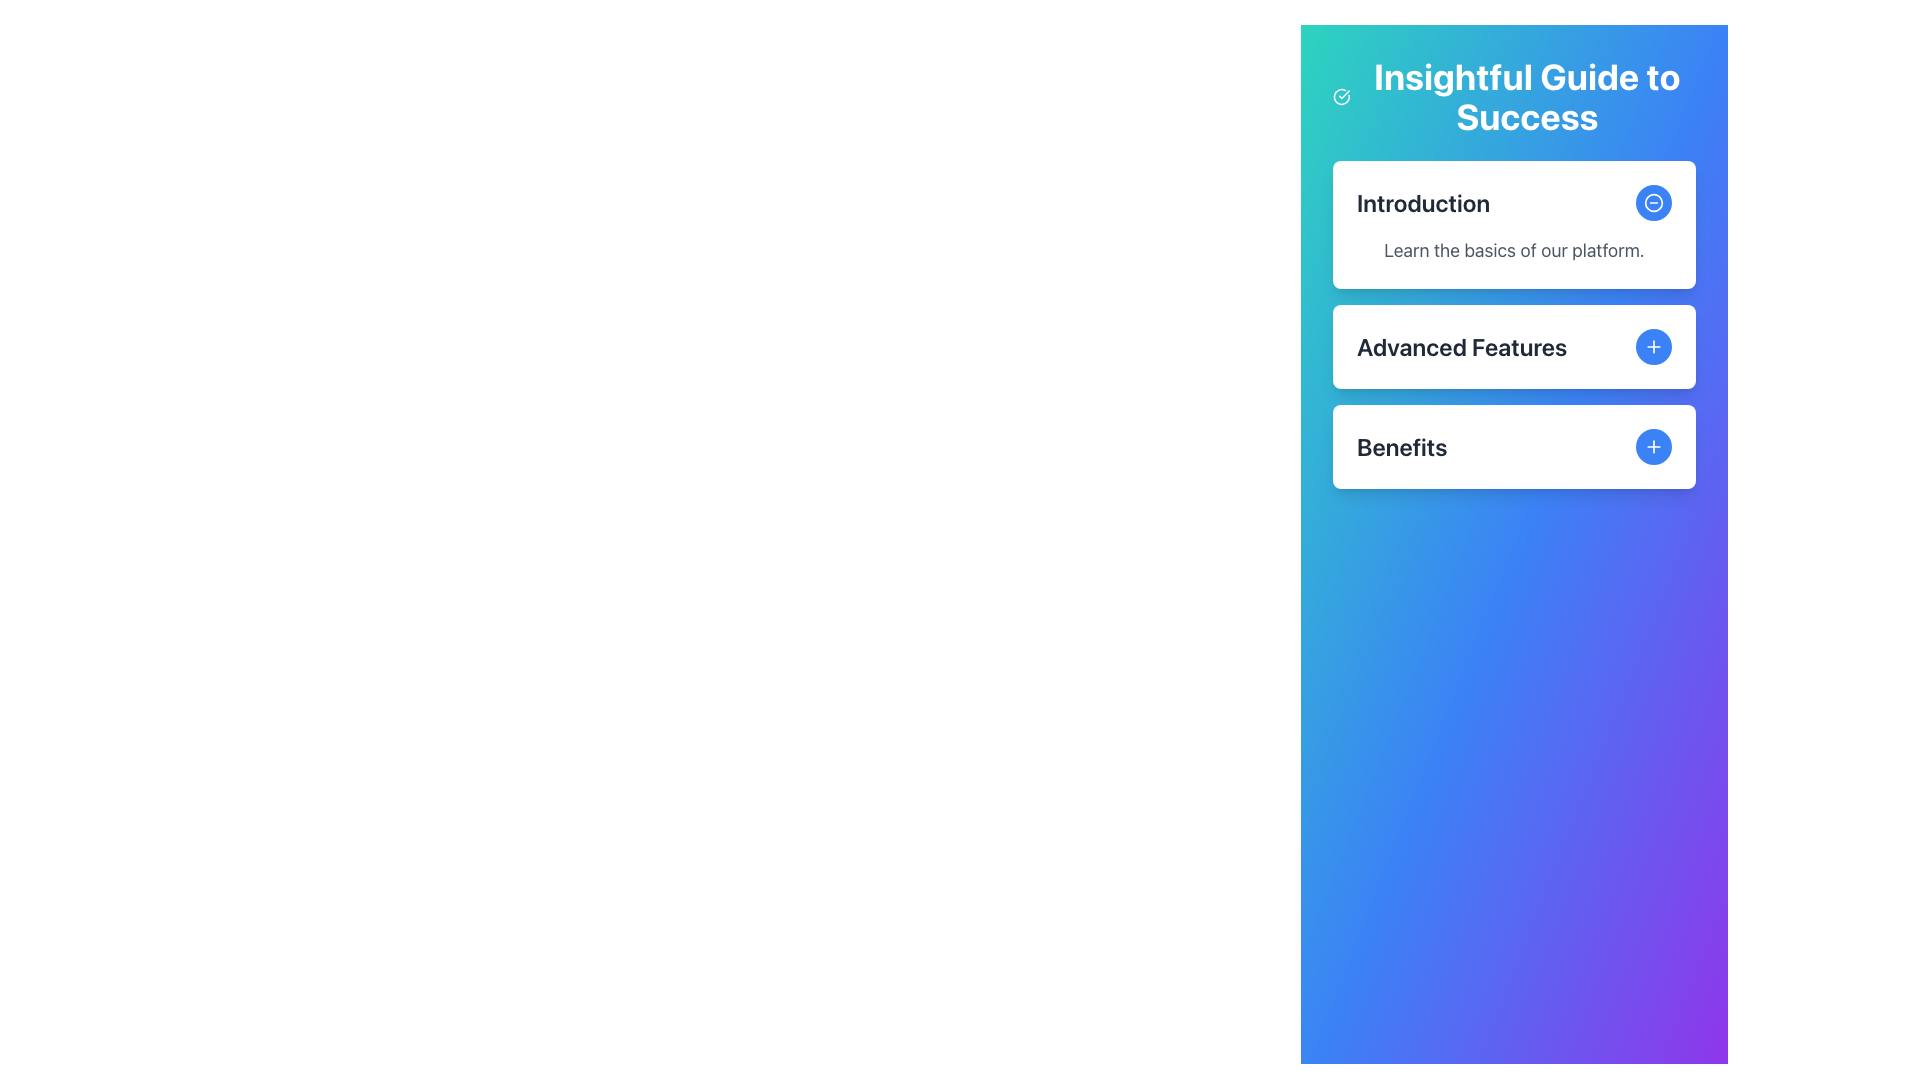 This screenshot has height=1080, width=1920. What do you see at coordinates (1654, 346) in the screenshot?
I see `the circular blue button with a white plus sign (+) located to the right of the 'Advanced Features' text` at bounding box center [1654, 346].